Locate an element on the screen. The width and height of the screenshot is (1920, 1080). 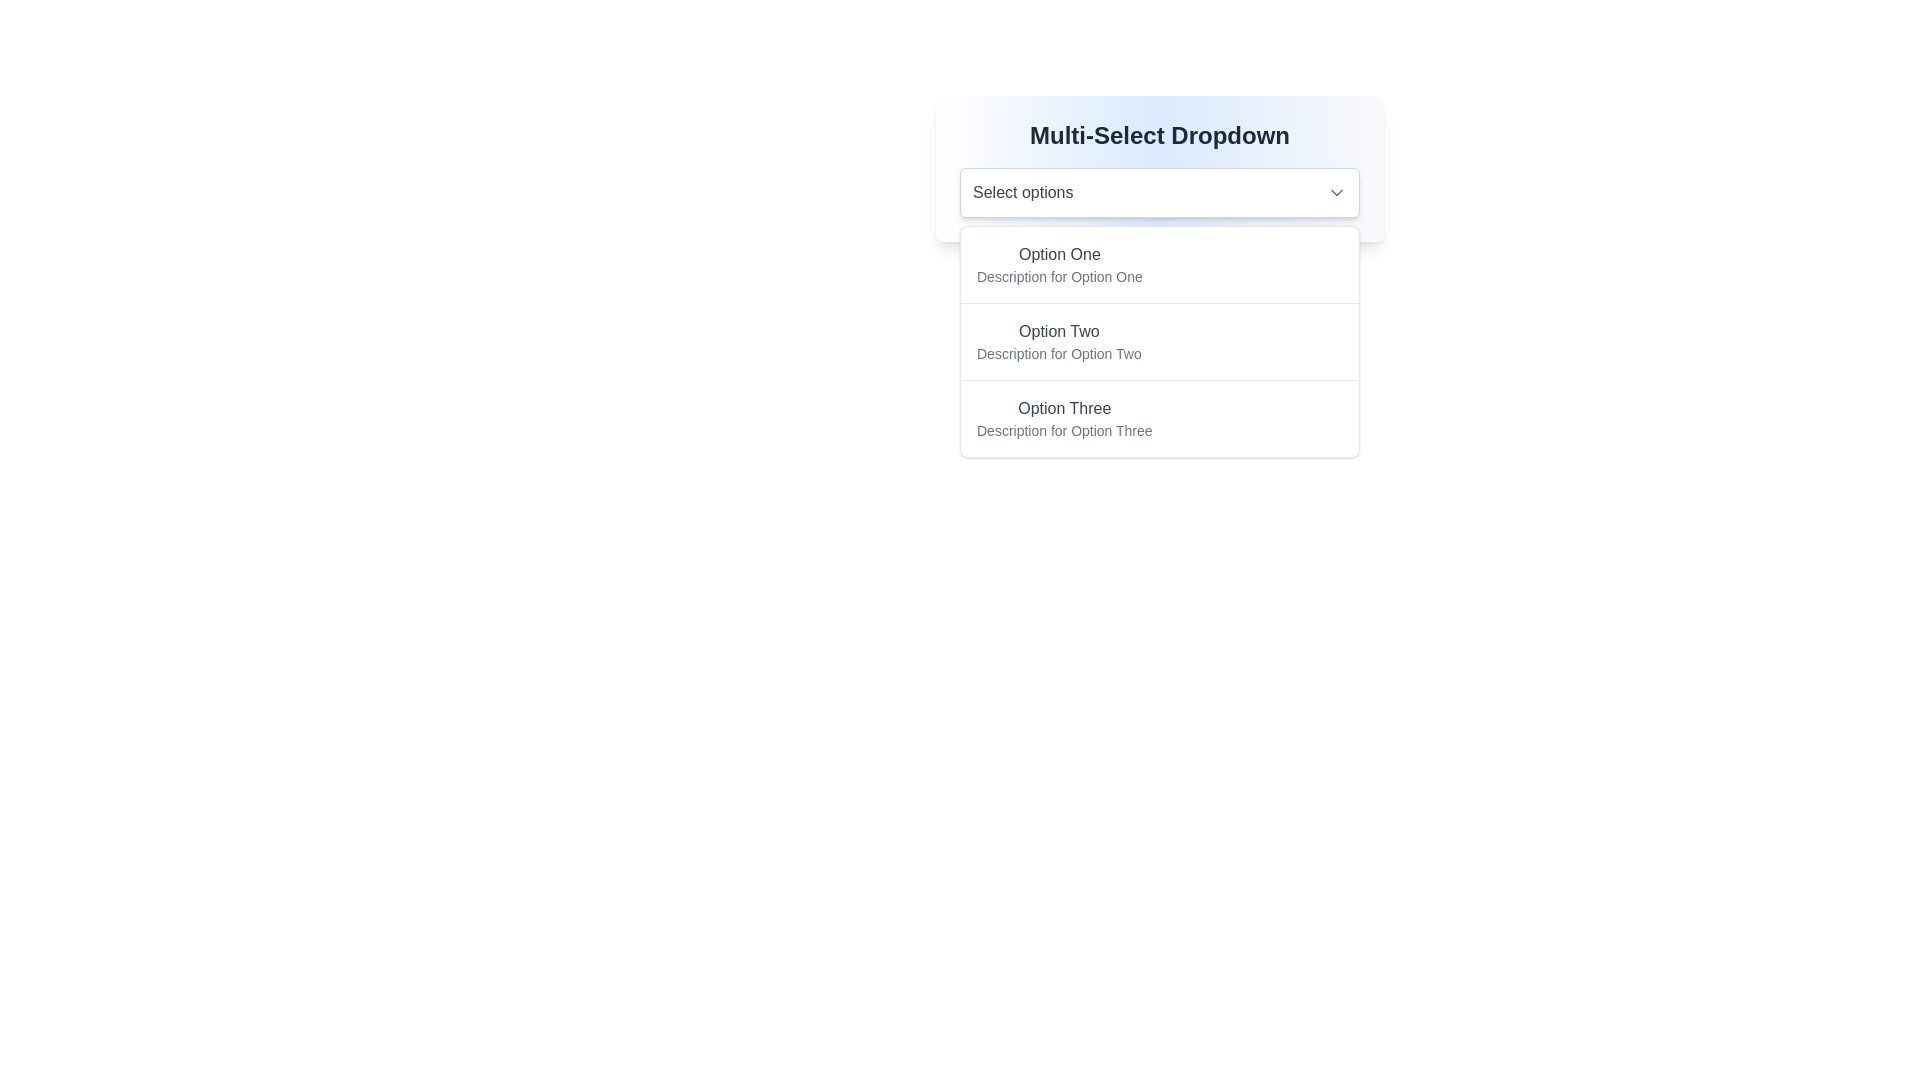
the multi-select dropdown options is located at coordinates (1160, 168).